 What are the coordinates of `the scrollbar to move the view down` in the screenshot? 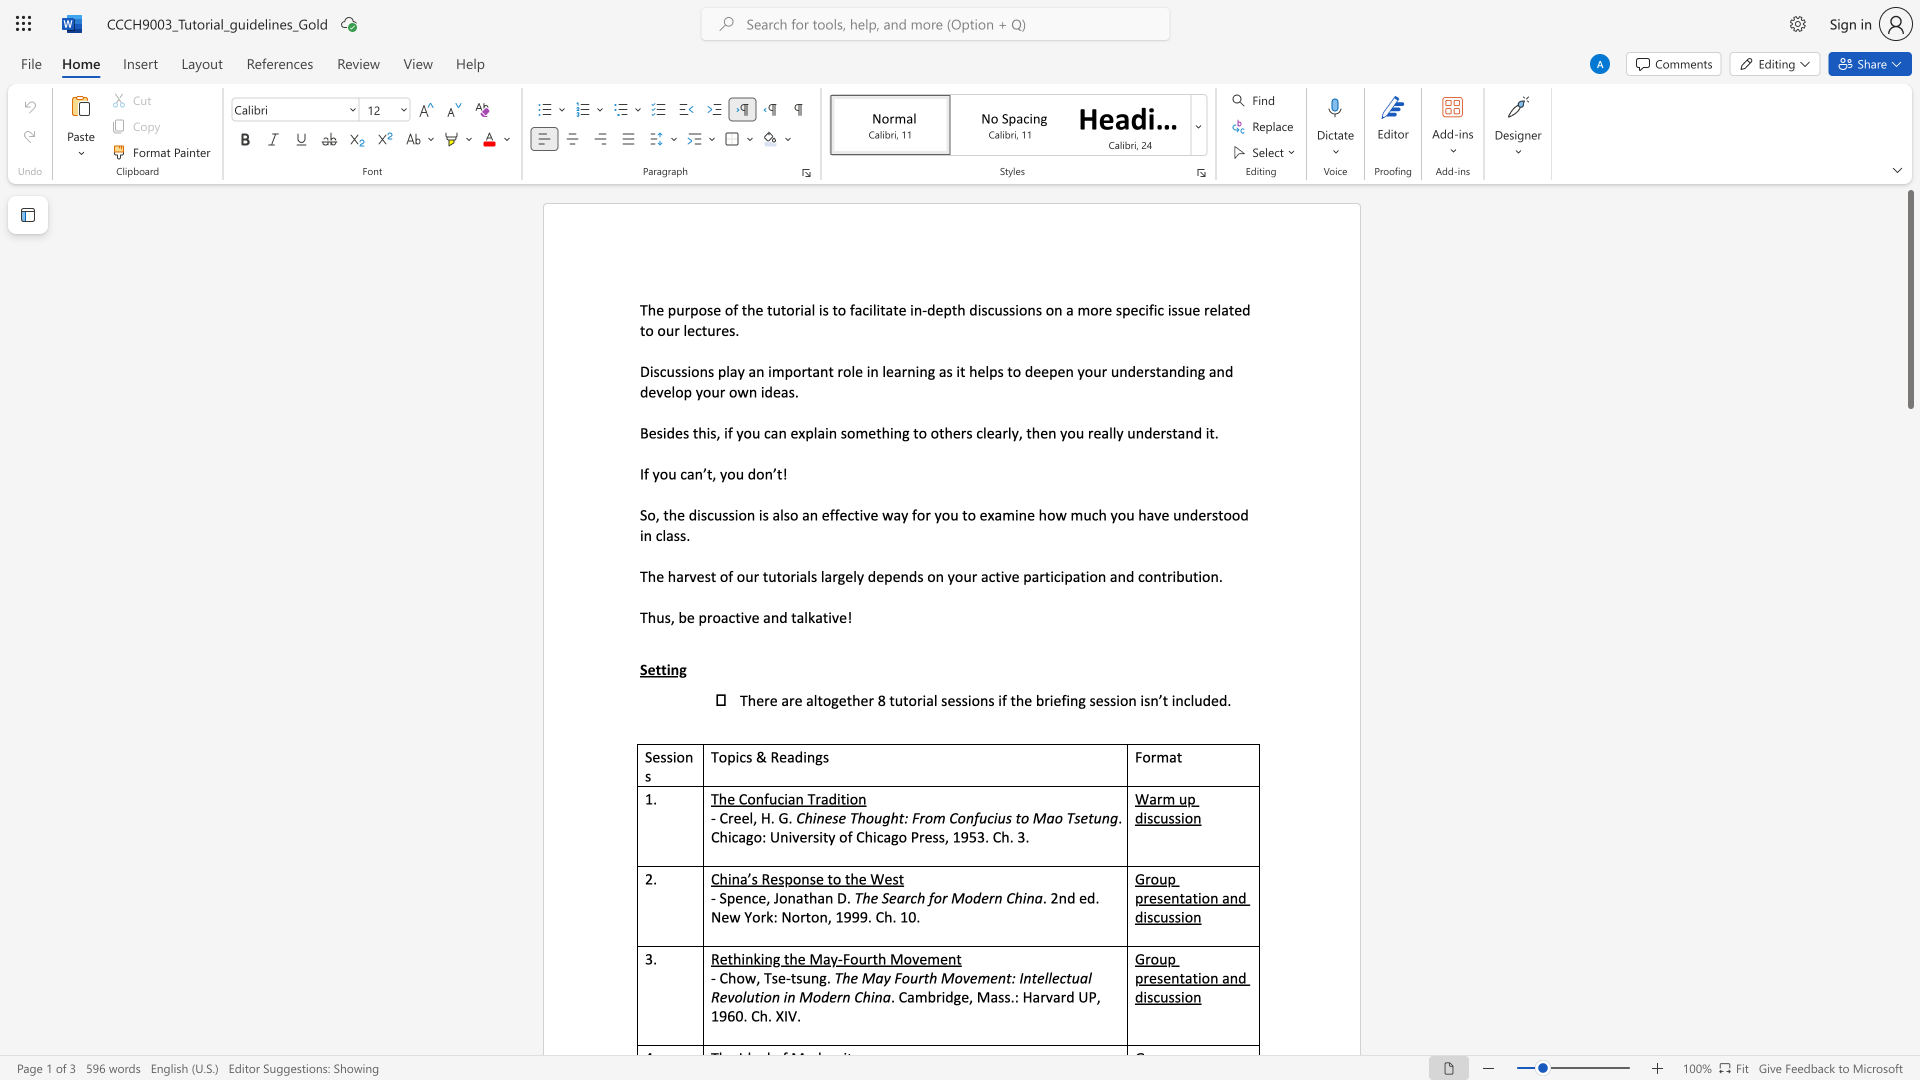 It's located at (1909, 570).